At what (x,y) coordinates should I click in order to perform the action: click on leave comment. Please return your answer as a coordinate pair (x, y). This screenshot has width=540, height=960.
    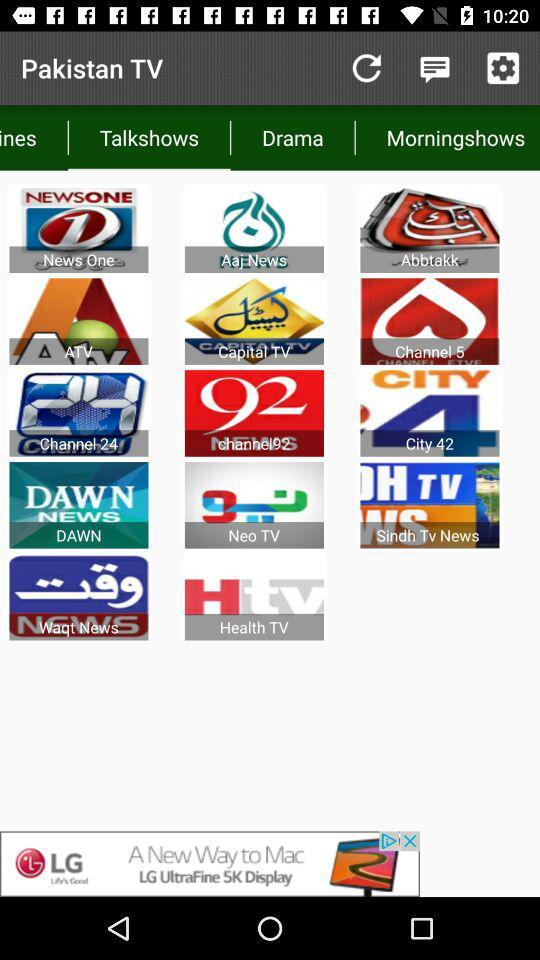
    Looking at the image, I should click on (434, 68).